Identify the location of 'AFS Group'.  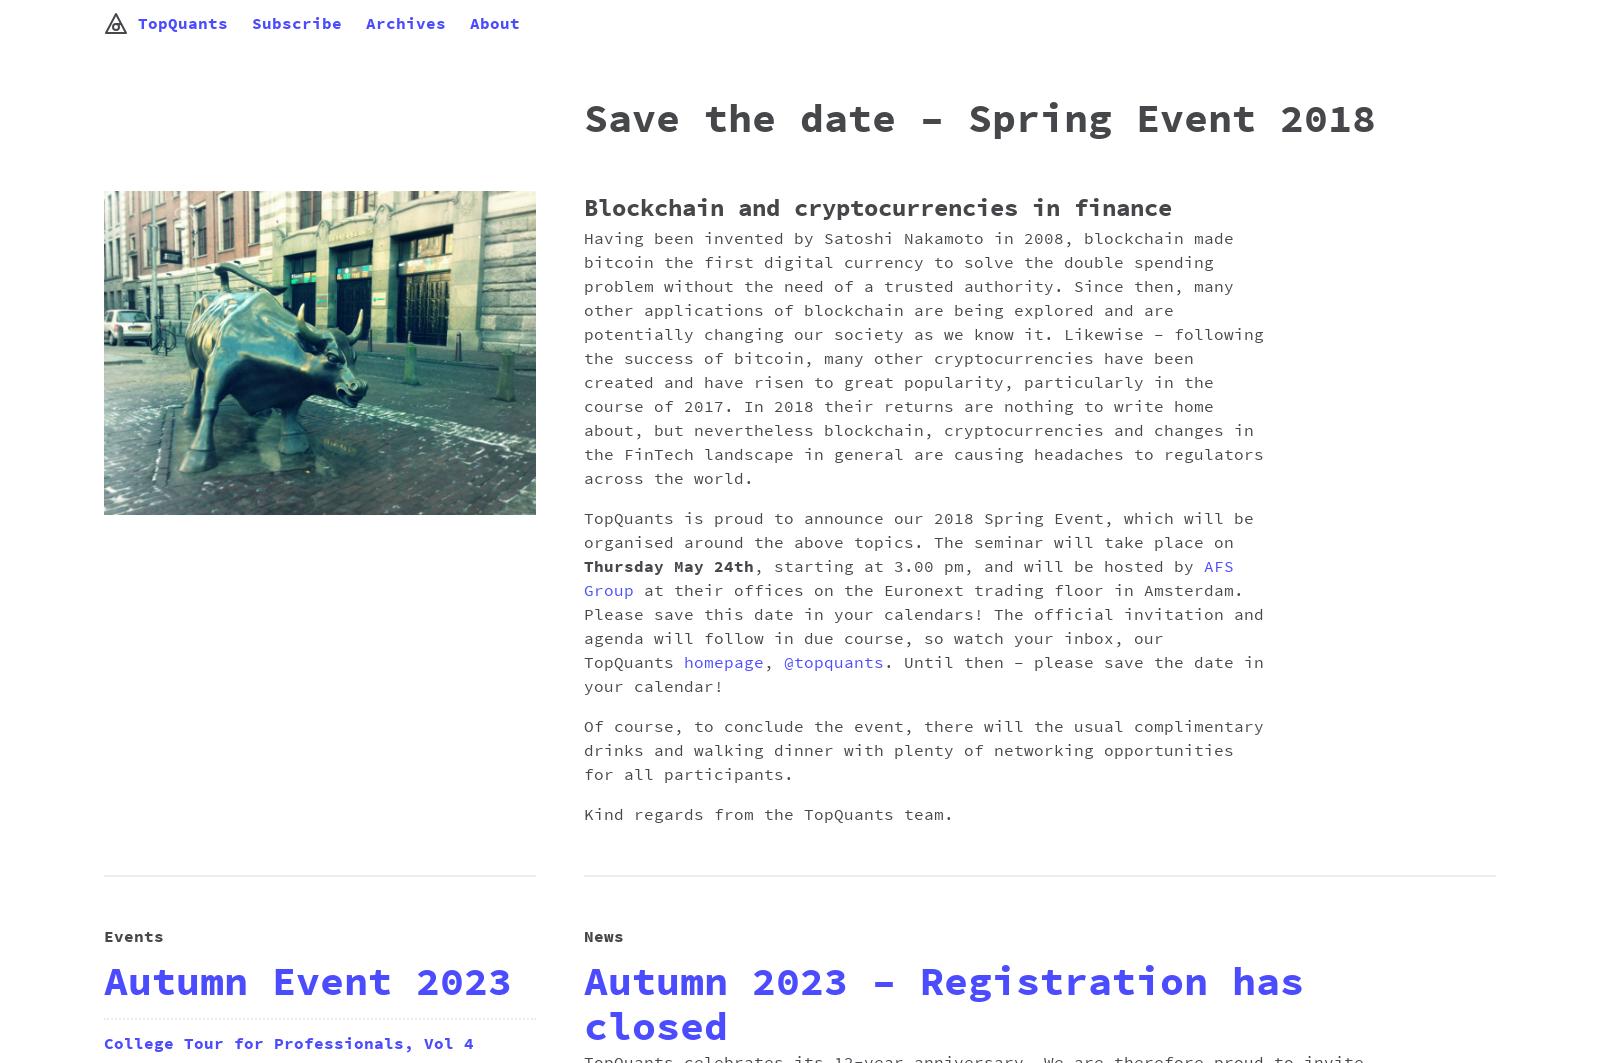
(907, 578).